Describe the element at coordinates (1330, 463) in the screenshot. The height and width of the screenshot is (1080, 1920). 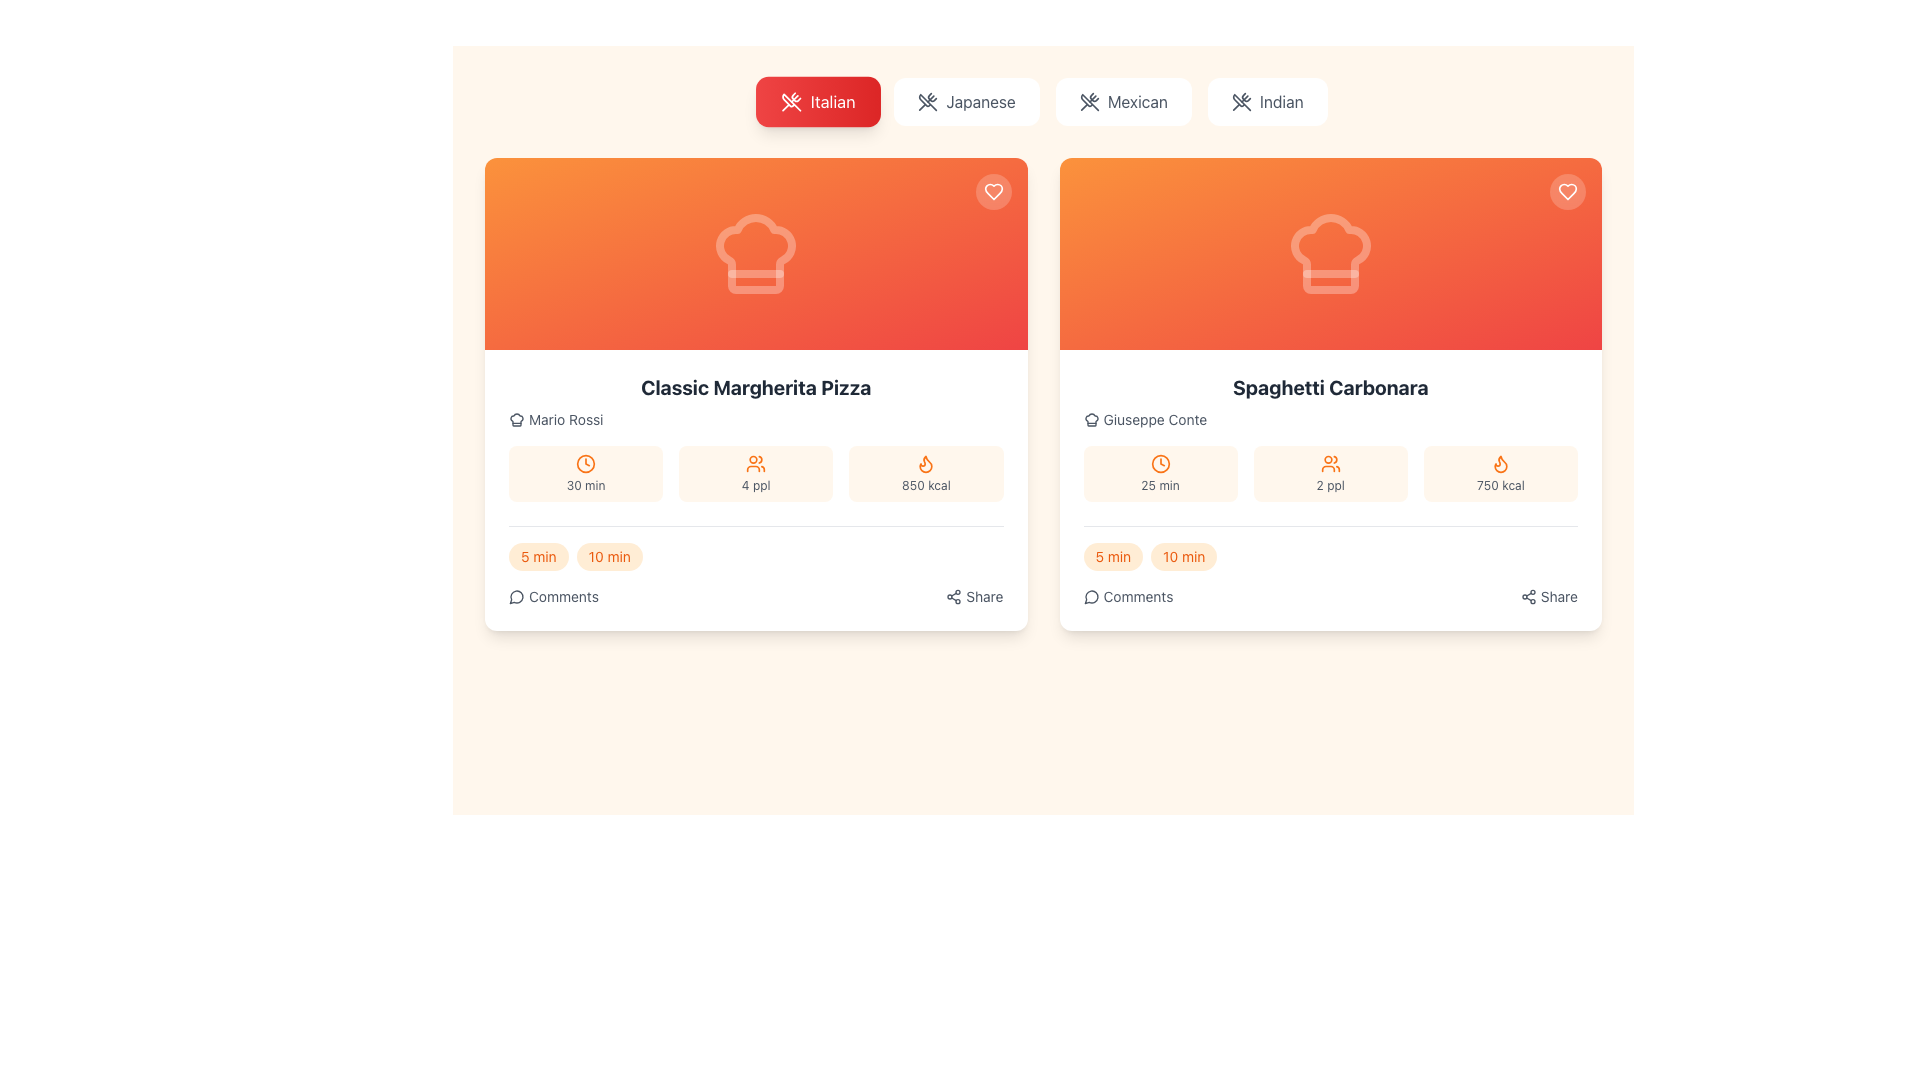
I see `the appearance of the user group information icon, which is the leftmost element among its siblings, with a text label '2 ppl' positioned right below it` at that location.